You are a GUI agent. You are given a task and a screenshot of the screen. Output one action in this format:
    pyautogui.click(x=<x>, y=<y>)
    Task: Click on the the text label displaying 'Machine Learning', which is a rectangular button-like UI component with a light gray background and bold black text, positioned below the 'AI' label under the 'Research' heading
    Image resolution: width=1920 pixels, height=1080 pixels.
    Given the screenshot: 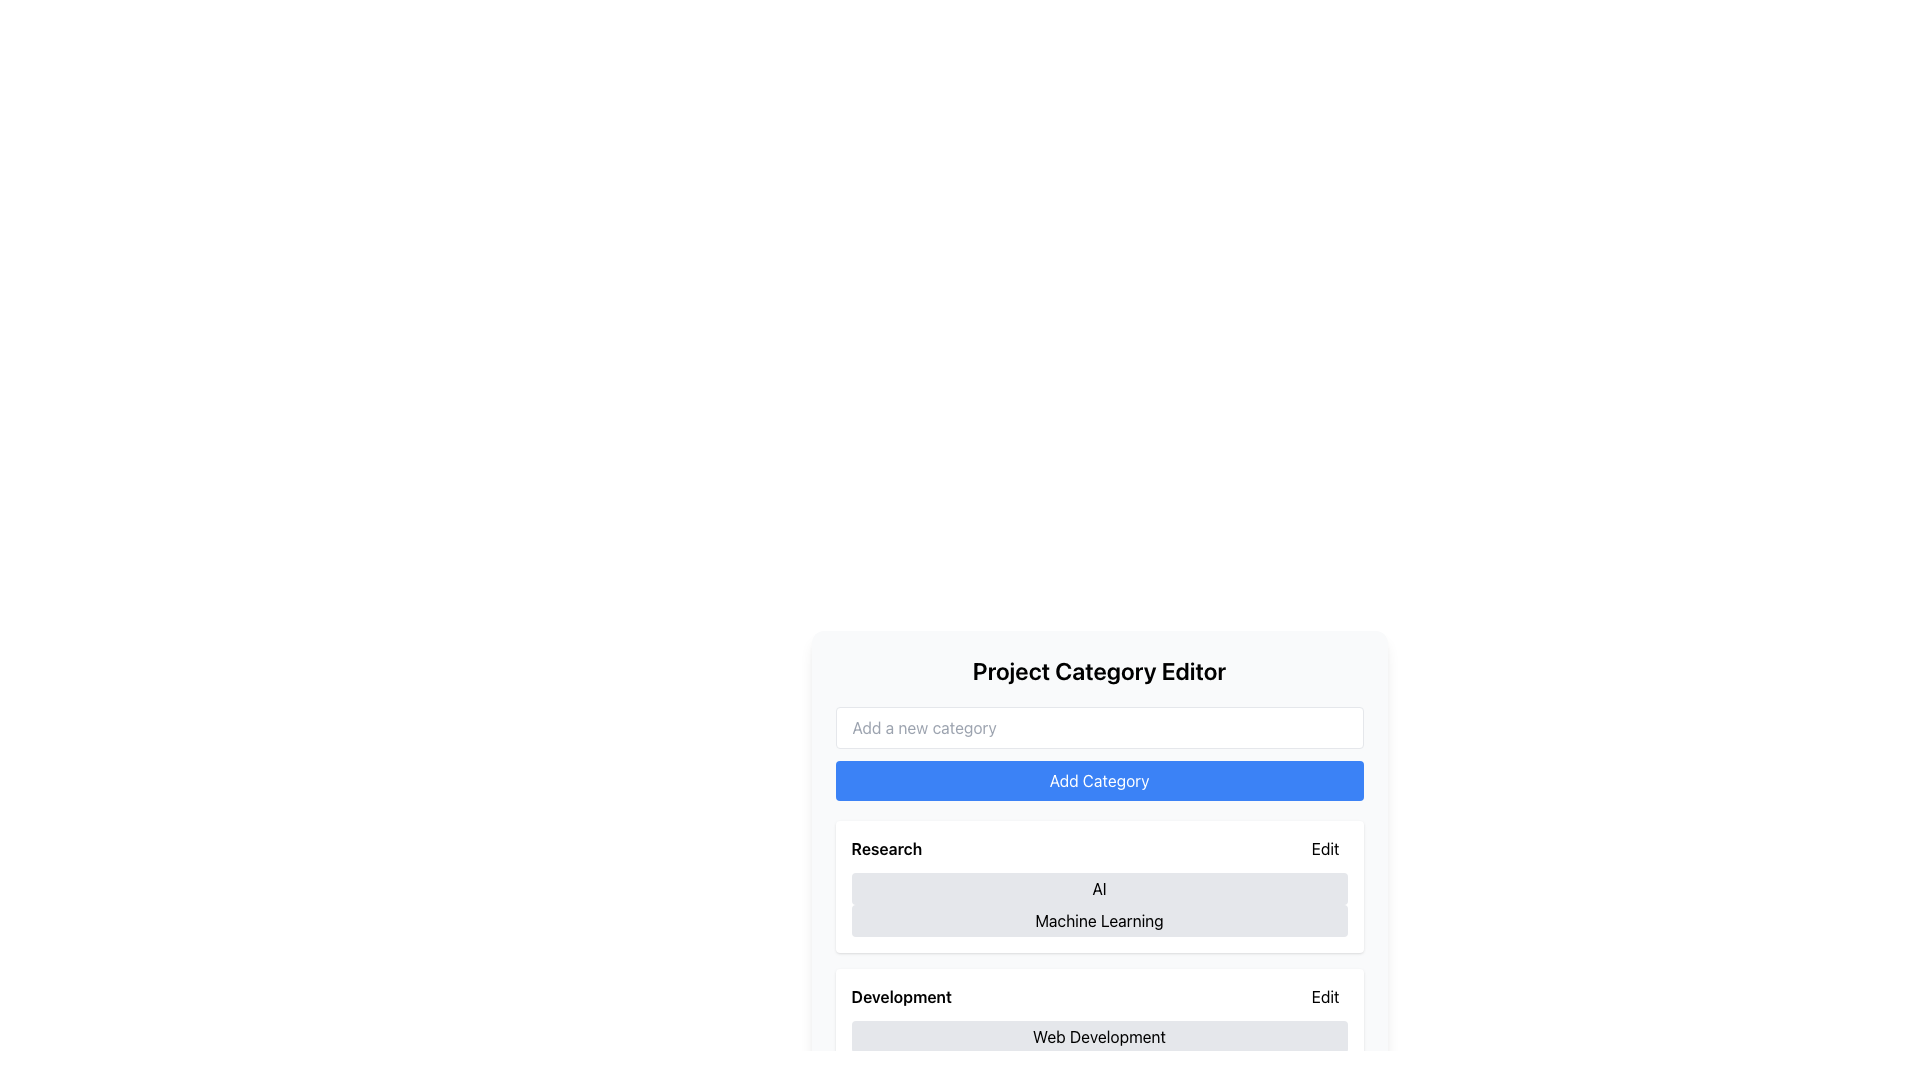 What is the action you would take?
    pyautogui.click(x=1098, y=921)
    